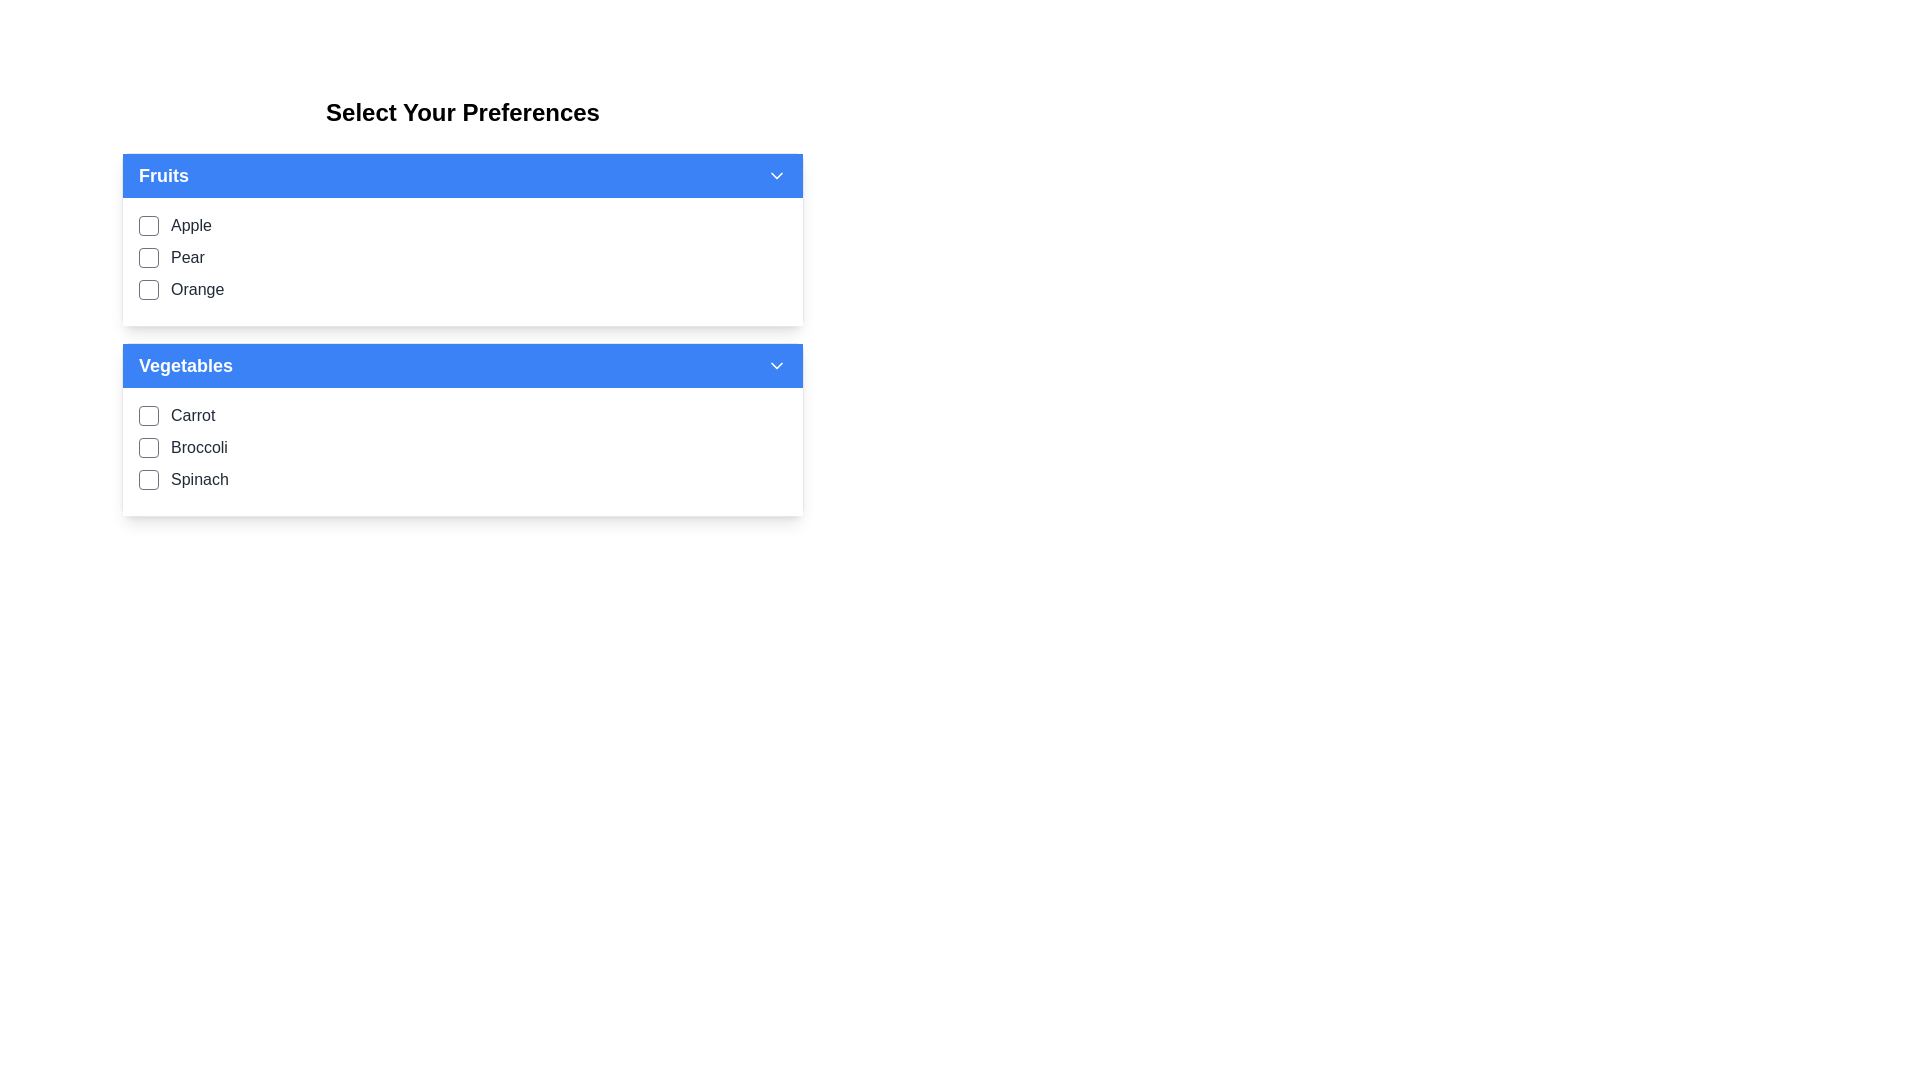 The image size is (1920, 1080). I want to click on the small square checkbox with a white background and gray border, positioned to the left of the 'Apple' label in the 'Fruits' section, to trigger visual feedback, so click(147, 225).